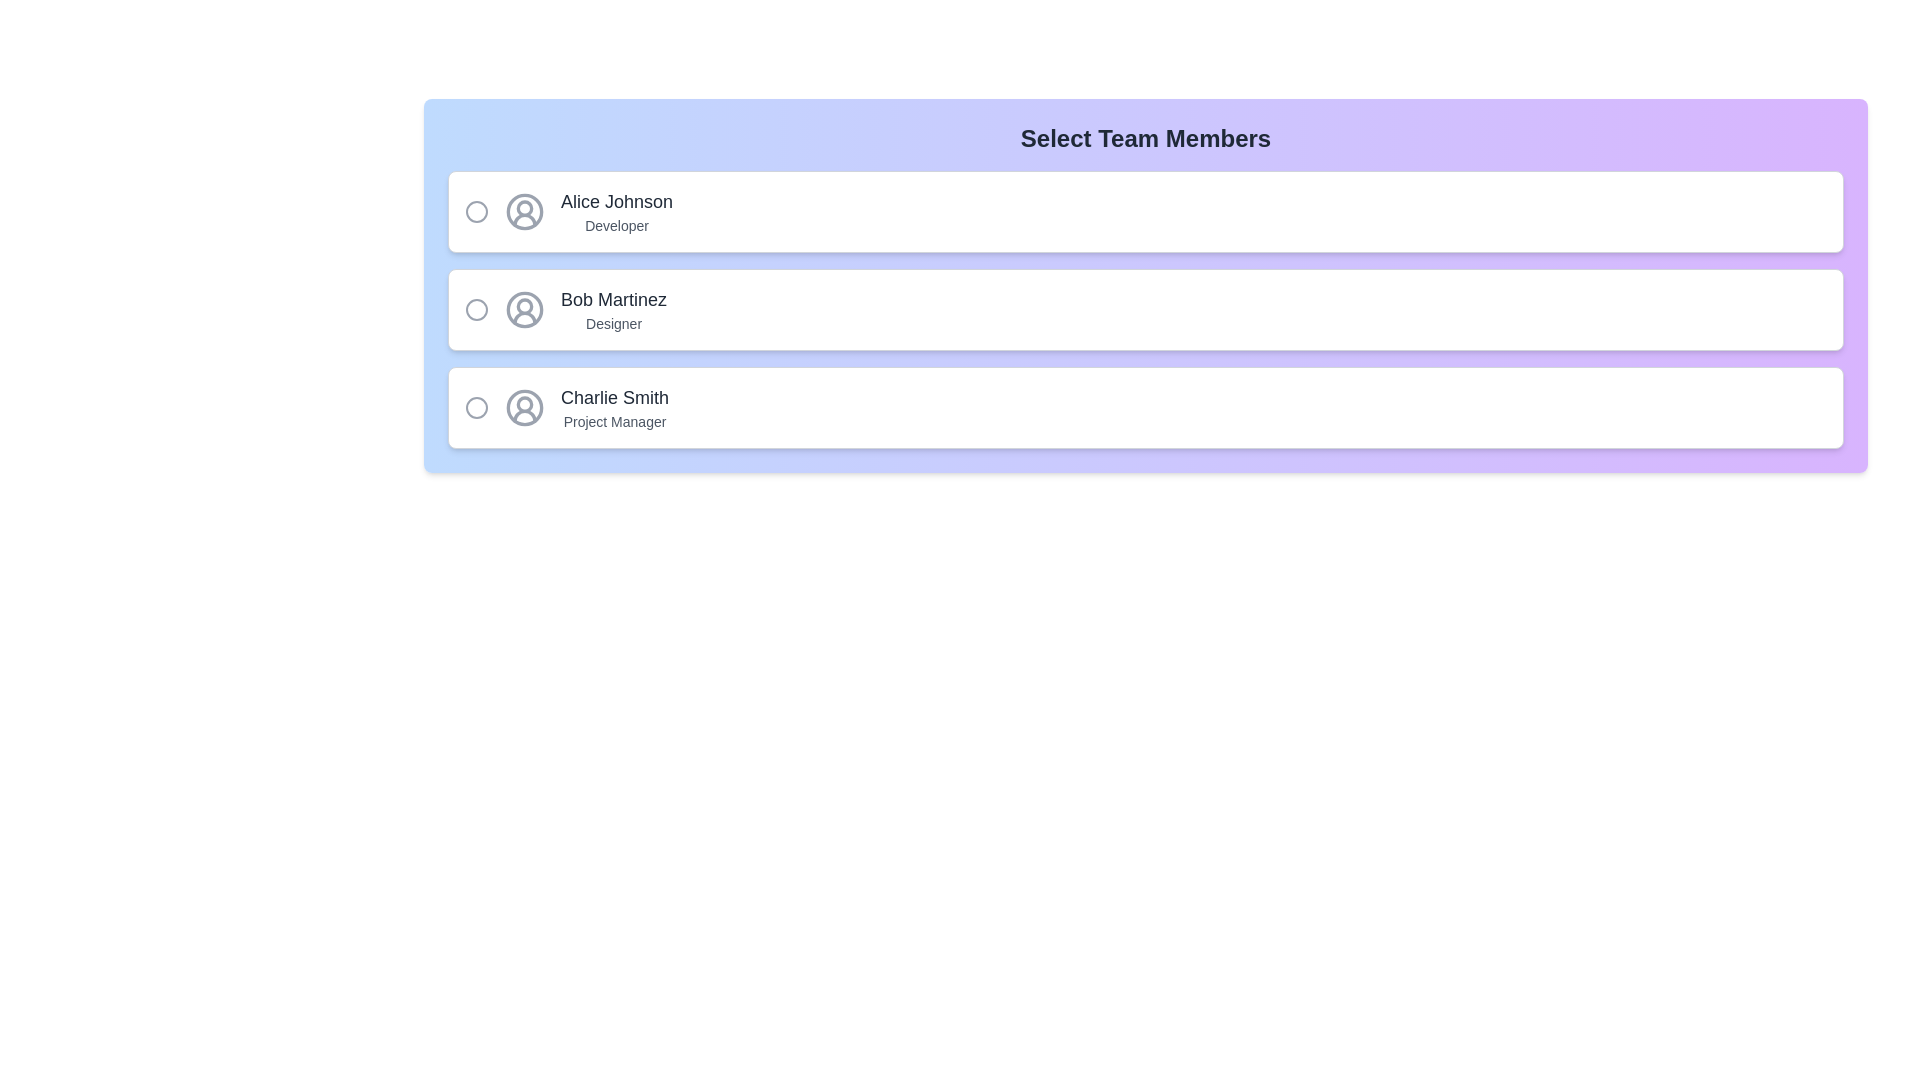 This screenshot has height=1080, width=1920. I want to click on the text label displaying 'Project Manager' located below 'Charlie Smith' in the third card of a vertically stacked list, so click(613, 420).